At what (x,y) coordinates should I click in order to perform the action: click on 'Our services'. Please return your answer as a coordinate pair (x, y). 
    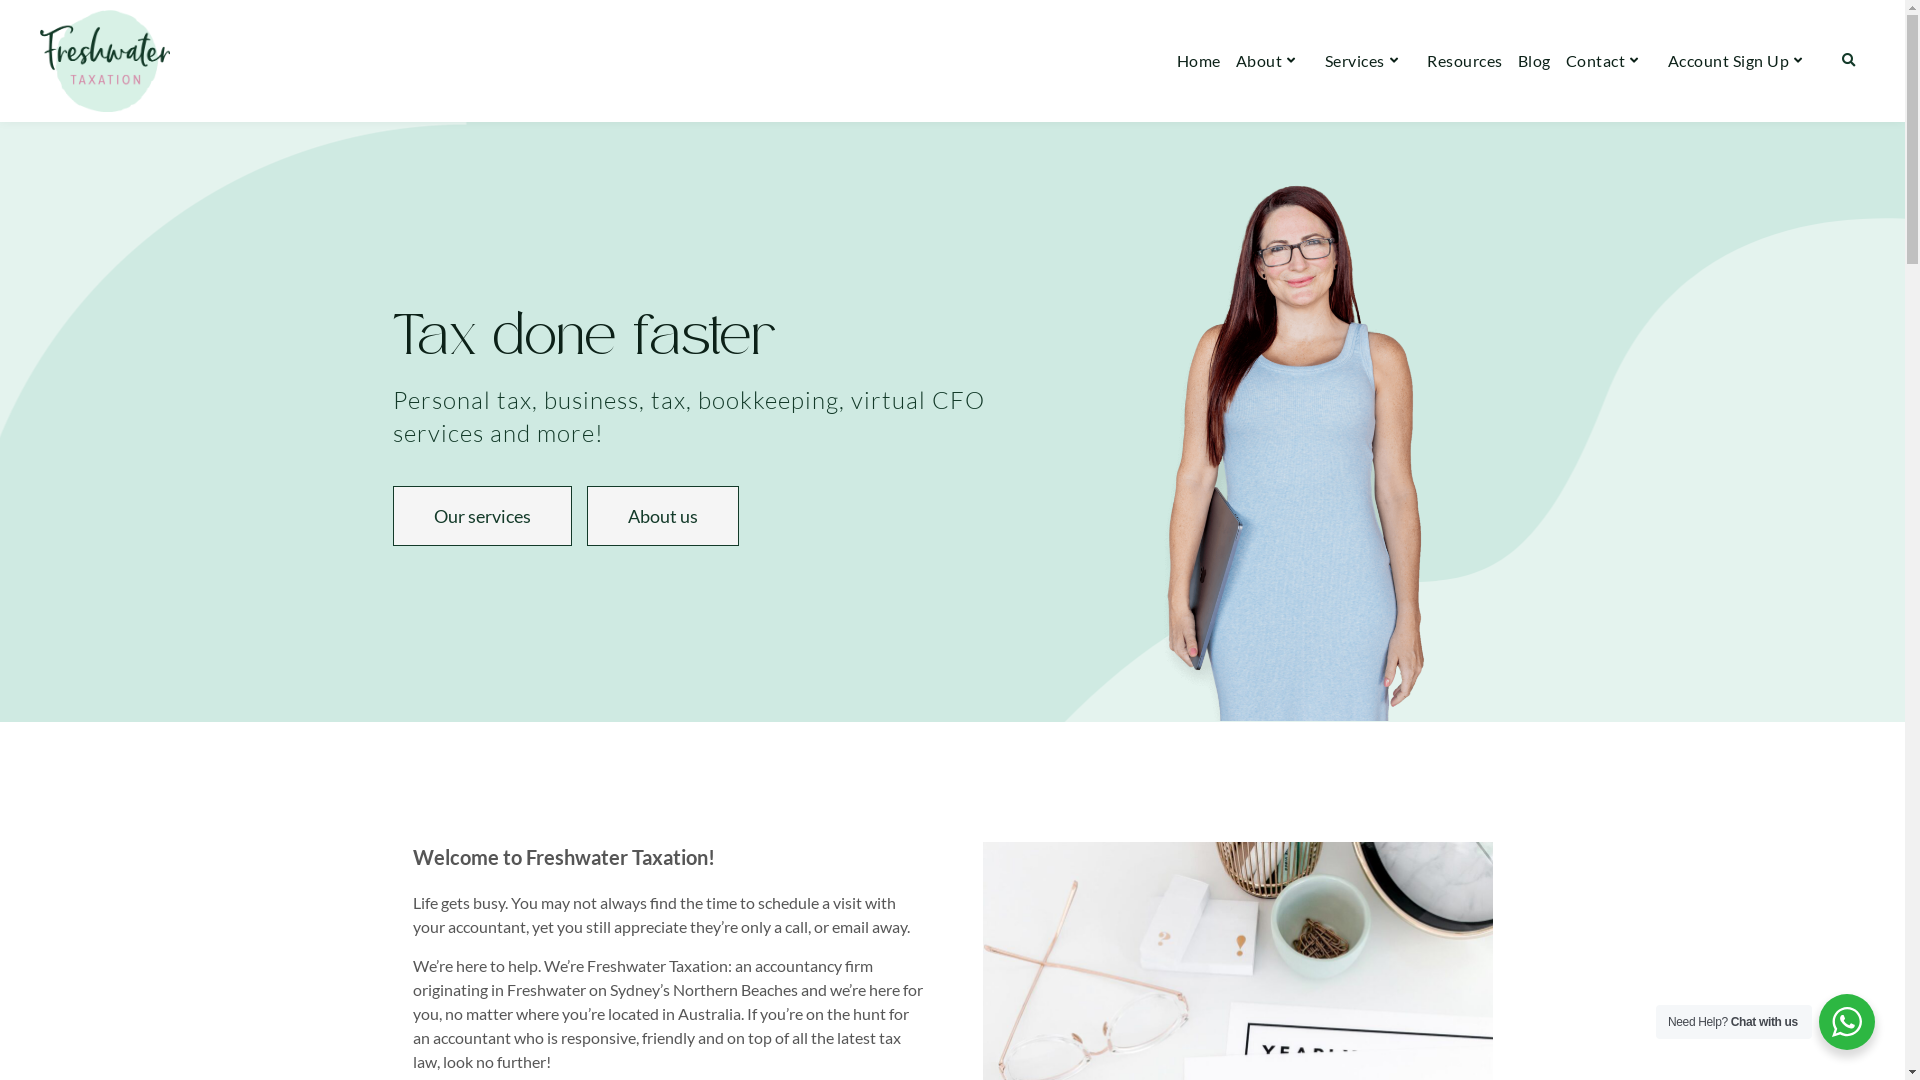
    Looking at the image, I should click on (481, 515).